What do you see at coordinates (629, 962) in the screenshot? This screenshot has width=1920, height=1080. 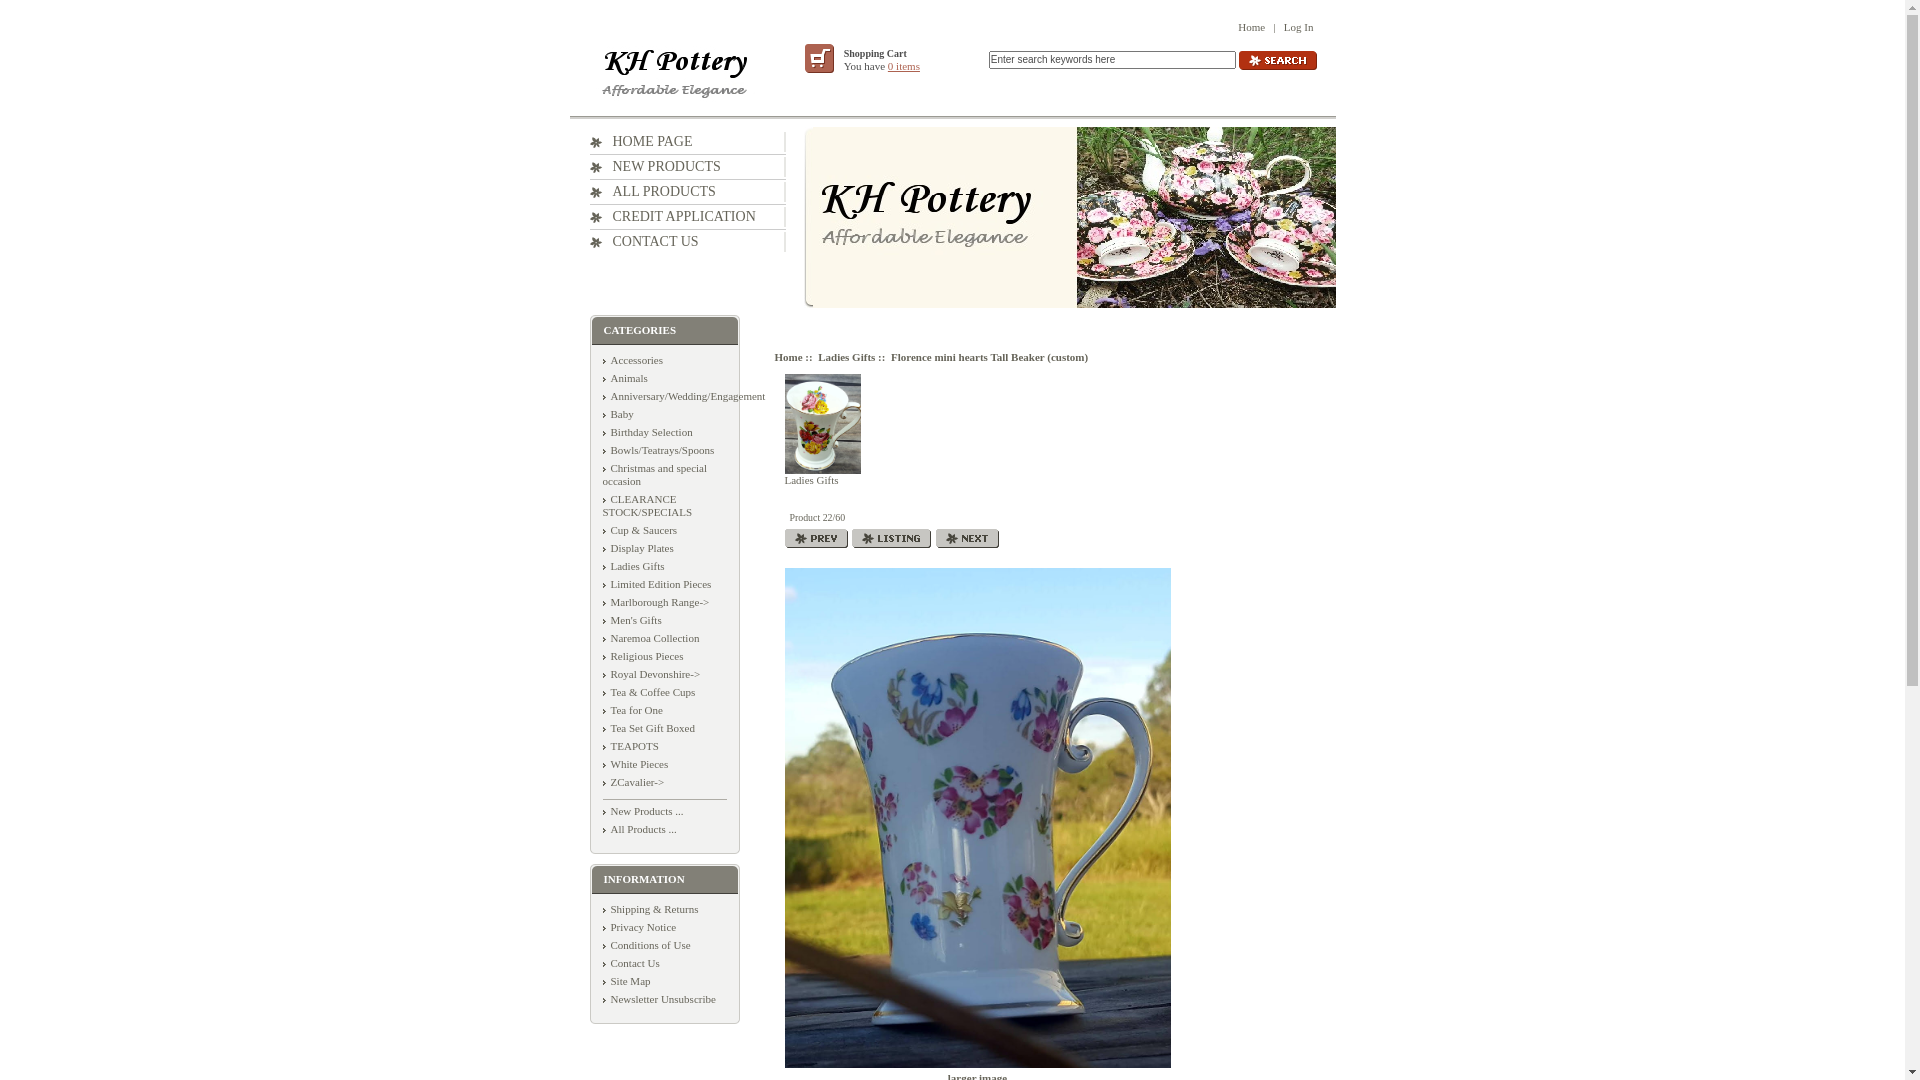 I see `'Contact Us'` at bounding box center [629, 962].